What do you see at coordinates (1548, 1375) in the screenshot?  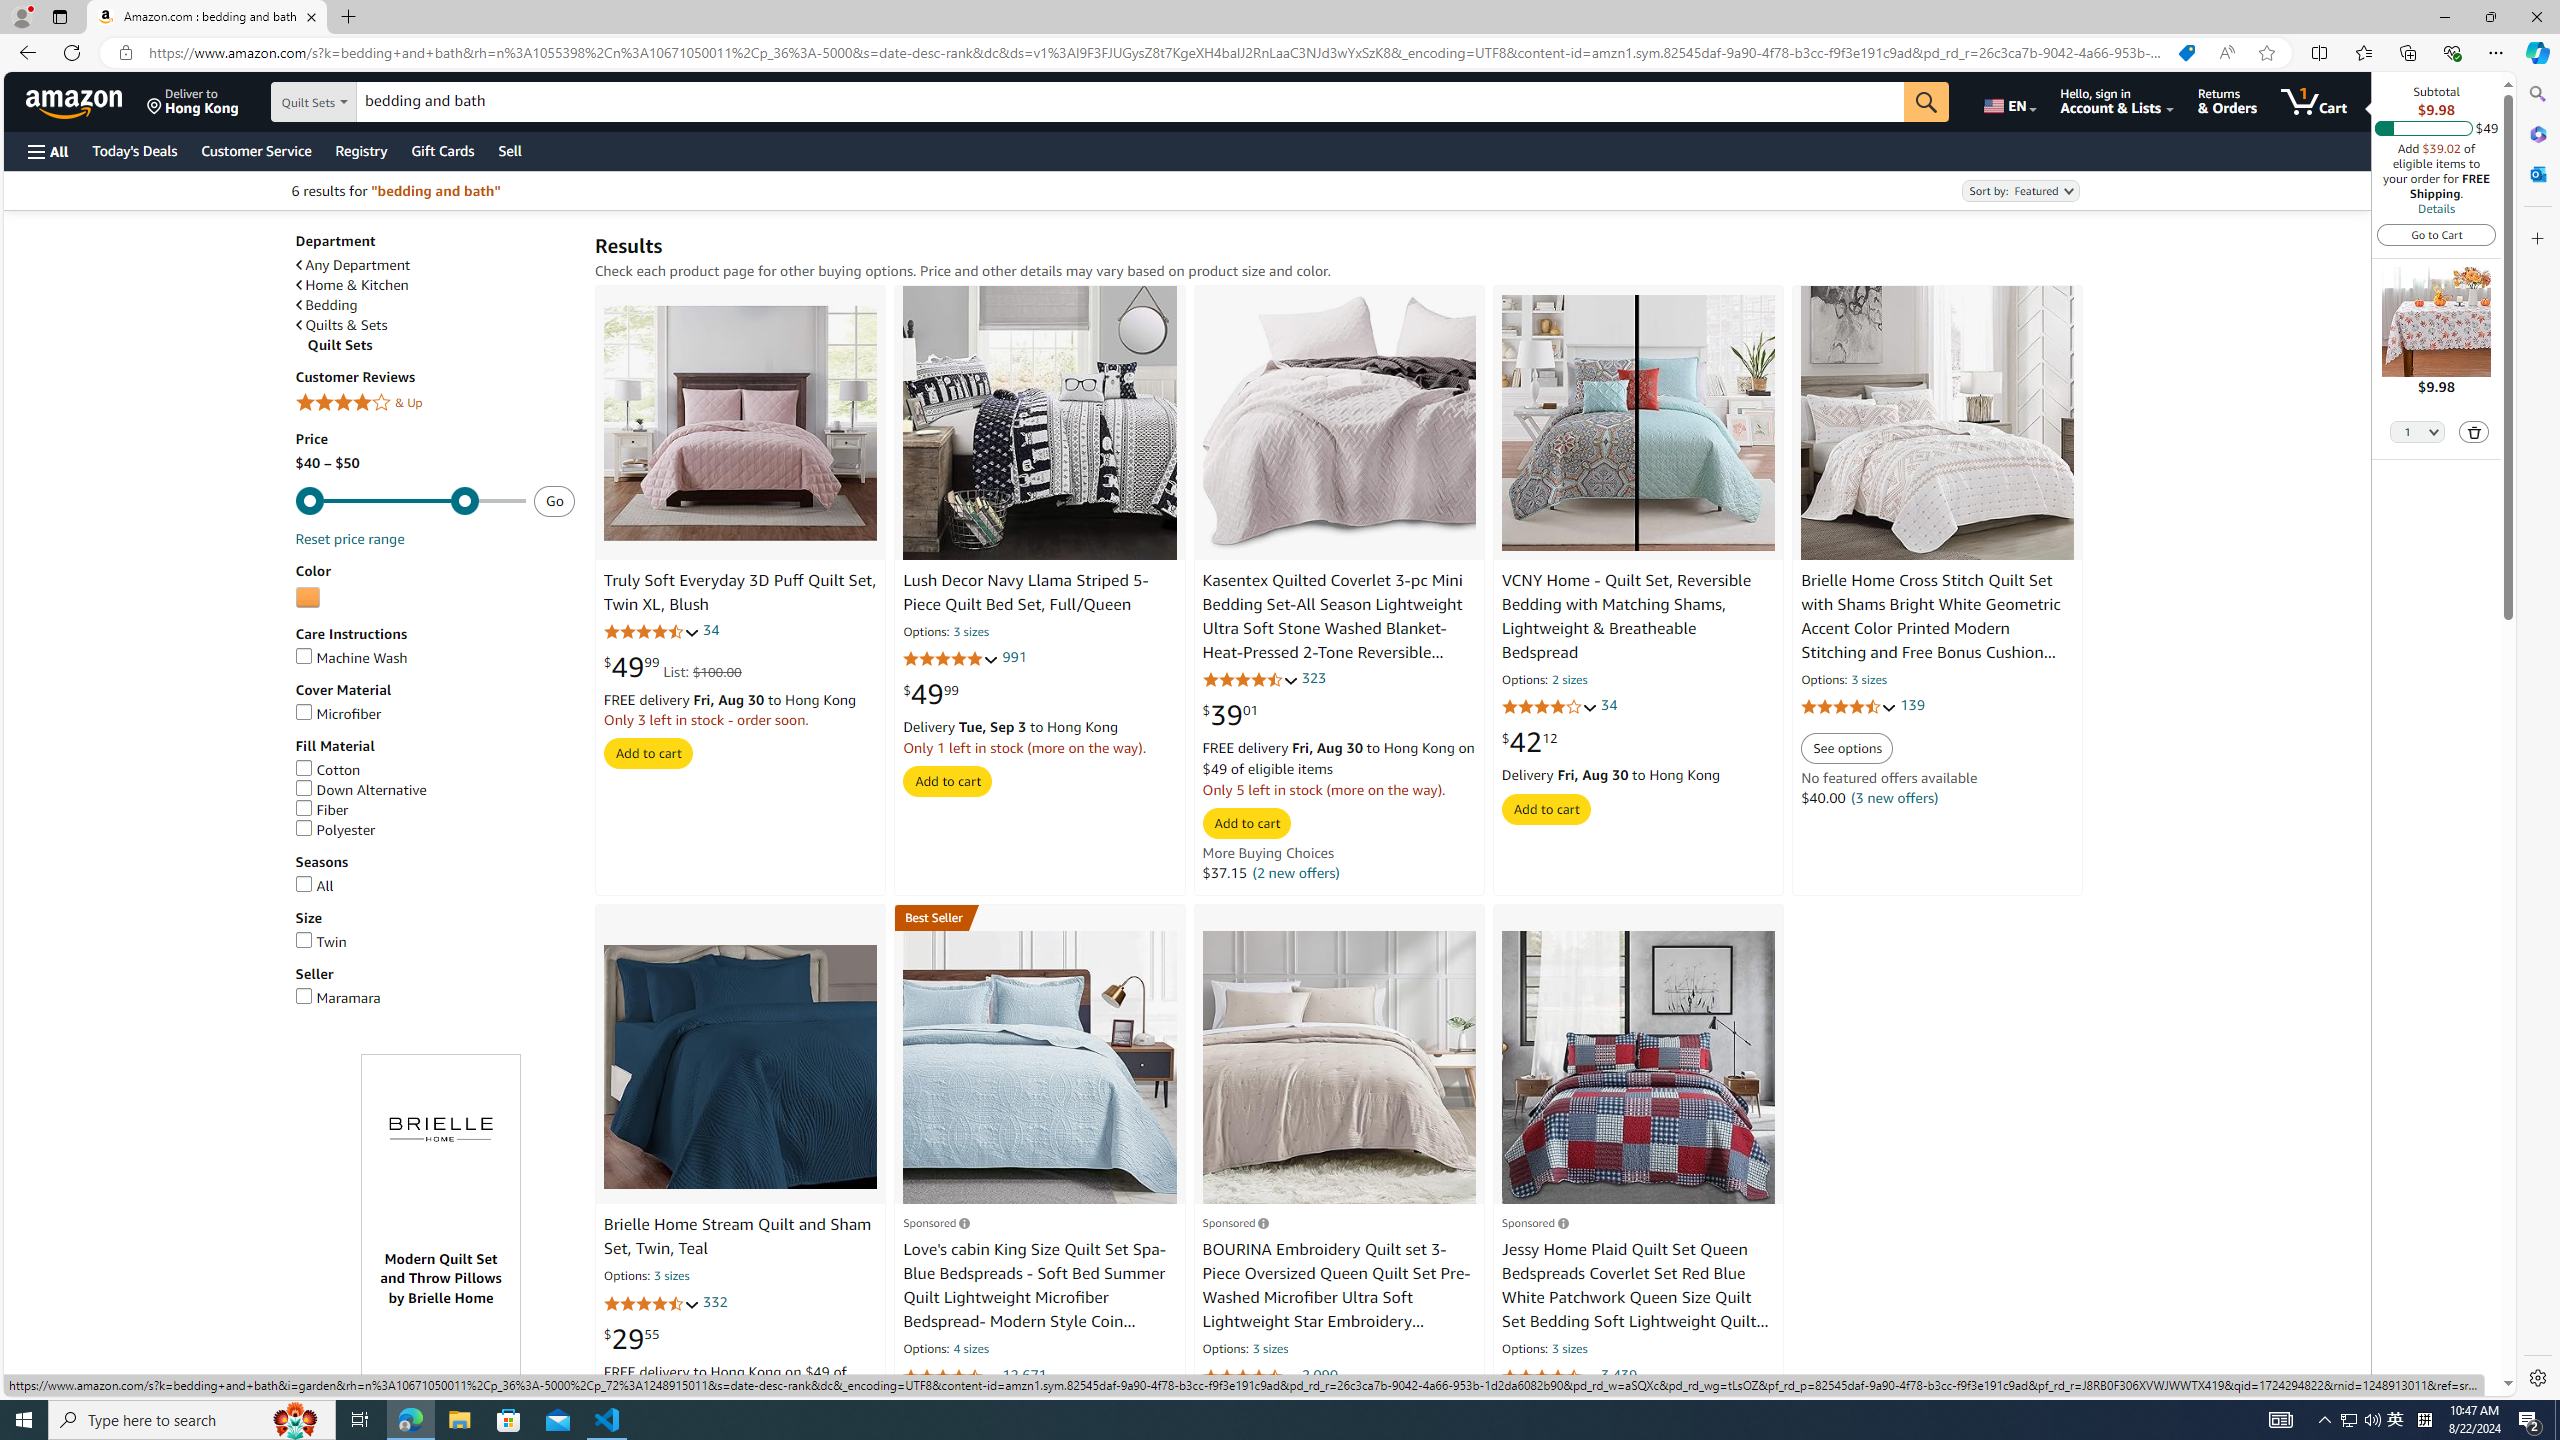 I see `'4.4 out of 5 stars'` at bounding box center [1548, 1375].